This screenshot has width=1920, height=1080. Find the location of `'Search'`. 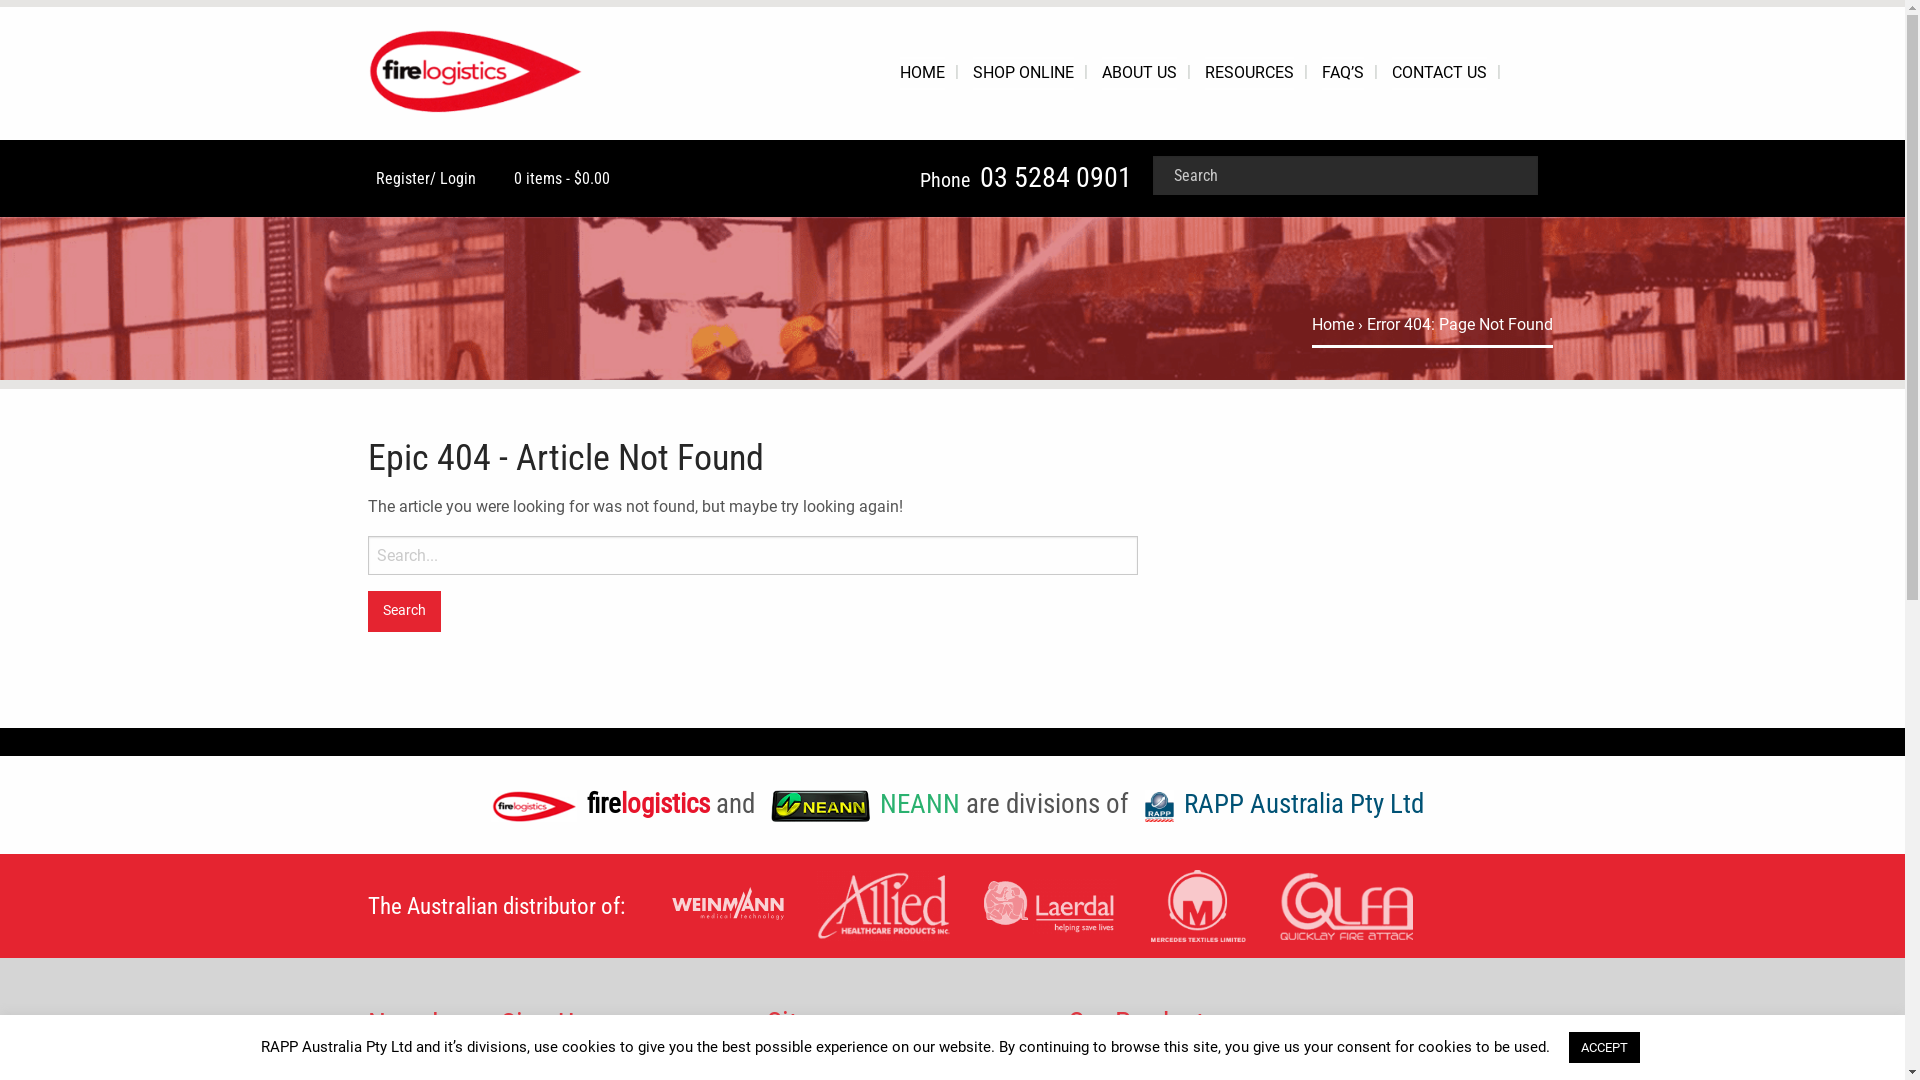

'Search' is located at coordinates (403, 610).